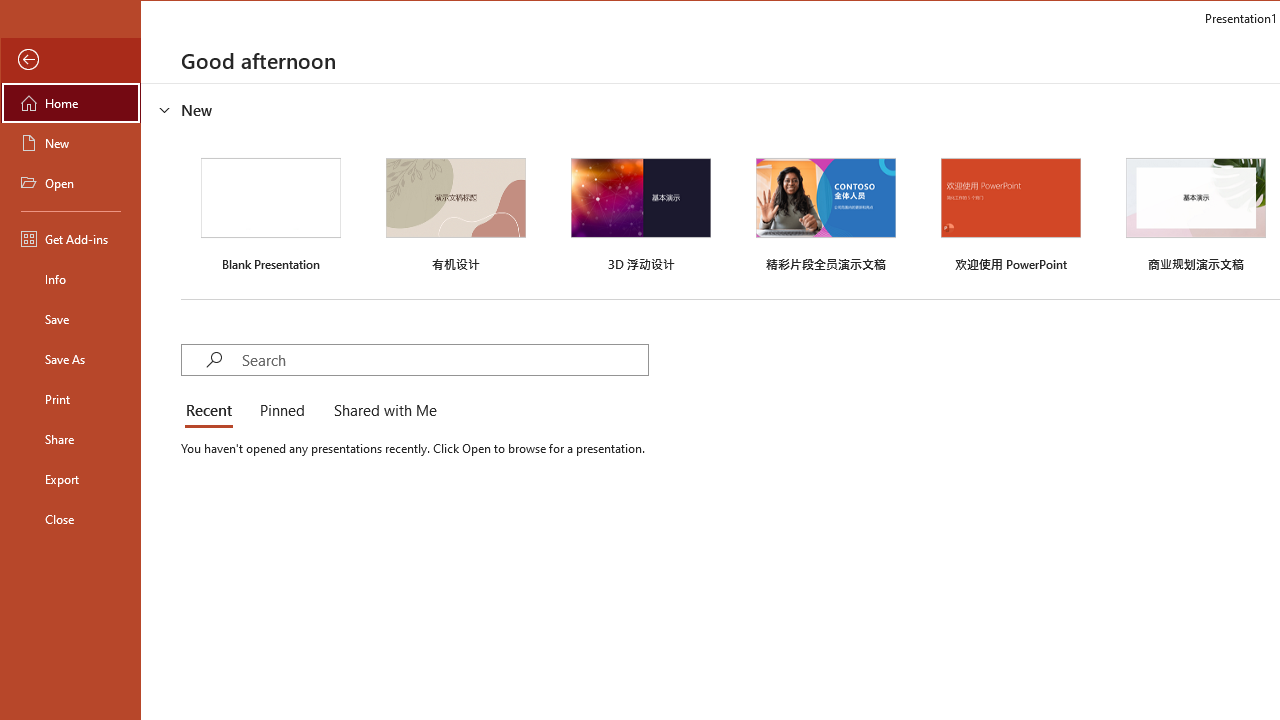 This screenshot has height=720, width=1280. Describe the element at coordinates (71, 357) in the screenshot. I see `'Save As'` at that location.